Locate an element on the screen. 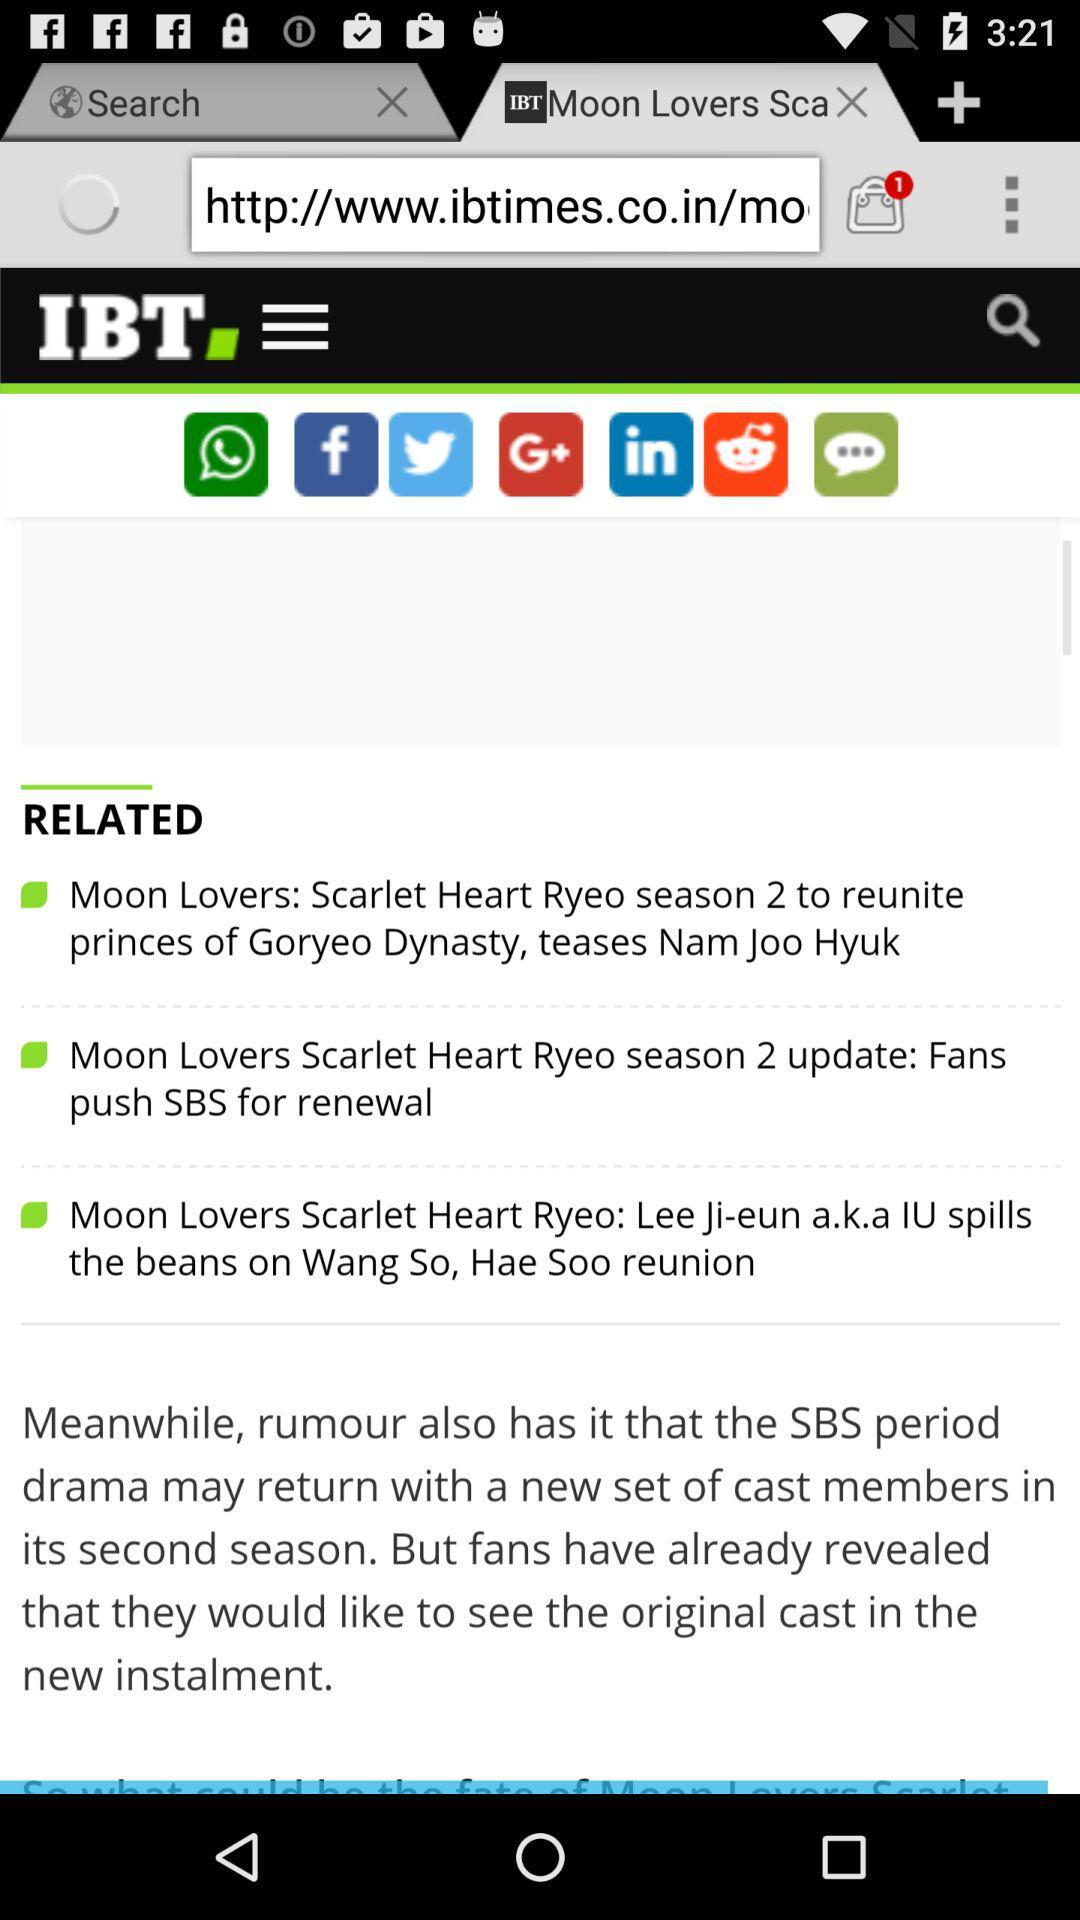 The height and width of the screenshot is (1920, 1080). swipe screen is located at coordinates (540, 1030).